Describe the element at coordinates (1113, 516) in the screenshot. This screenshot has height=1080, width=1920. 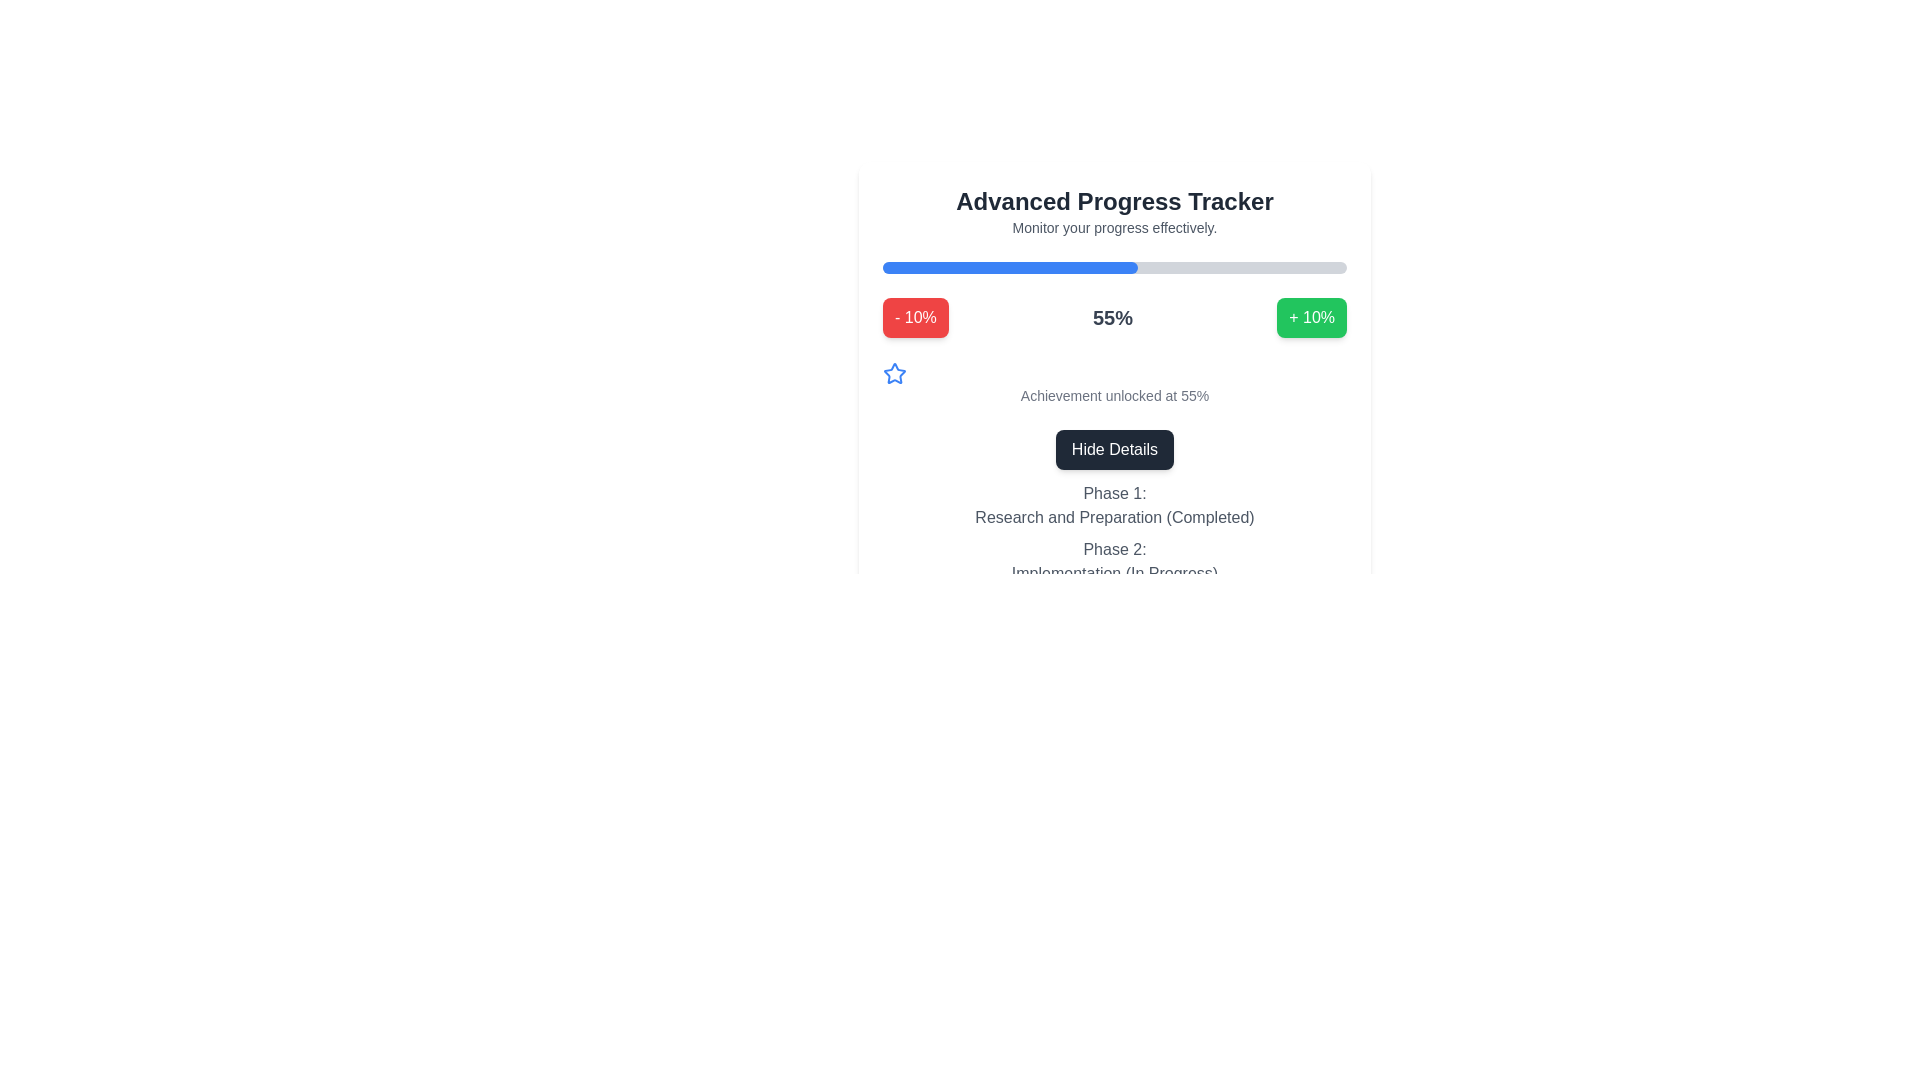
I see `the text display indicating the first phase of the progress tracker, which describes its completion status and is located beneath the 'Phase 1:' label` at that location.